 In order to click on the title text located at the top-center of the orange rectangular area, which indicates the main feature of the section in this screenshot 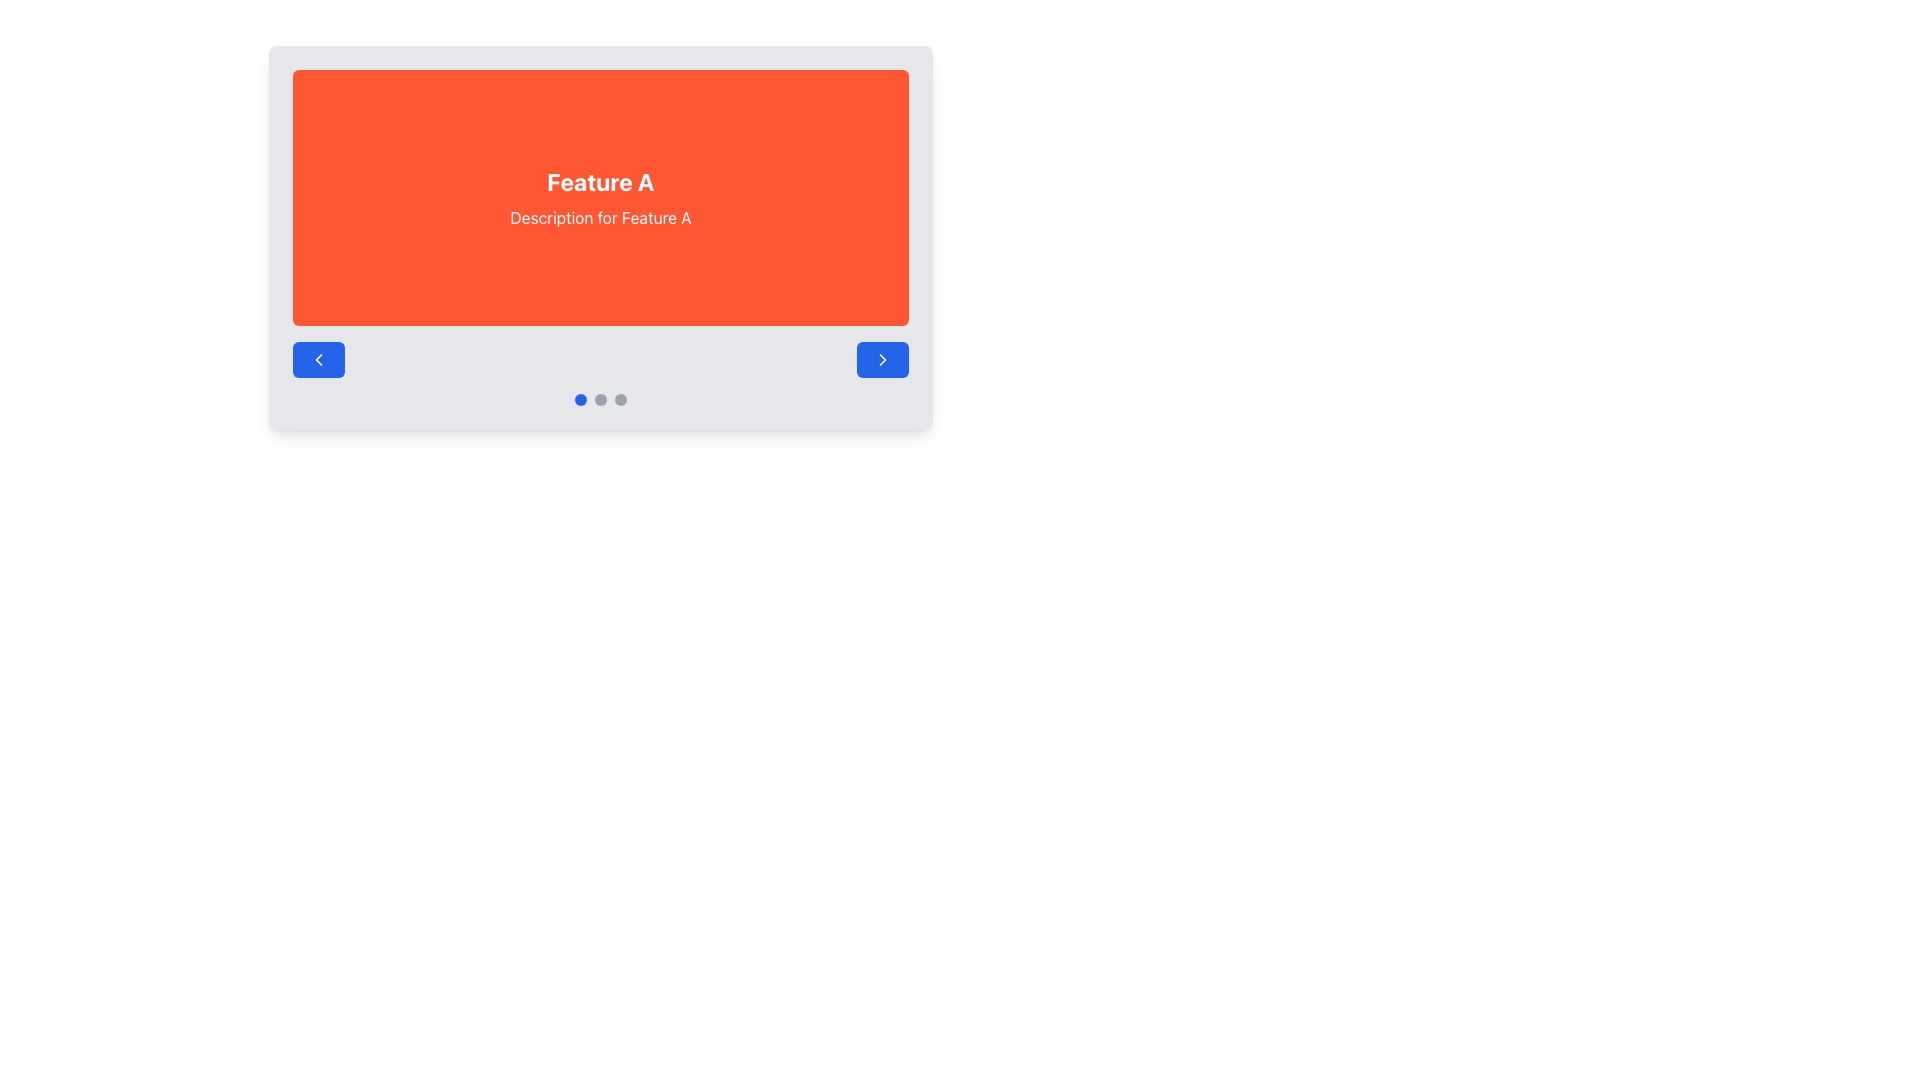, I will do `click(599, 181)`.